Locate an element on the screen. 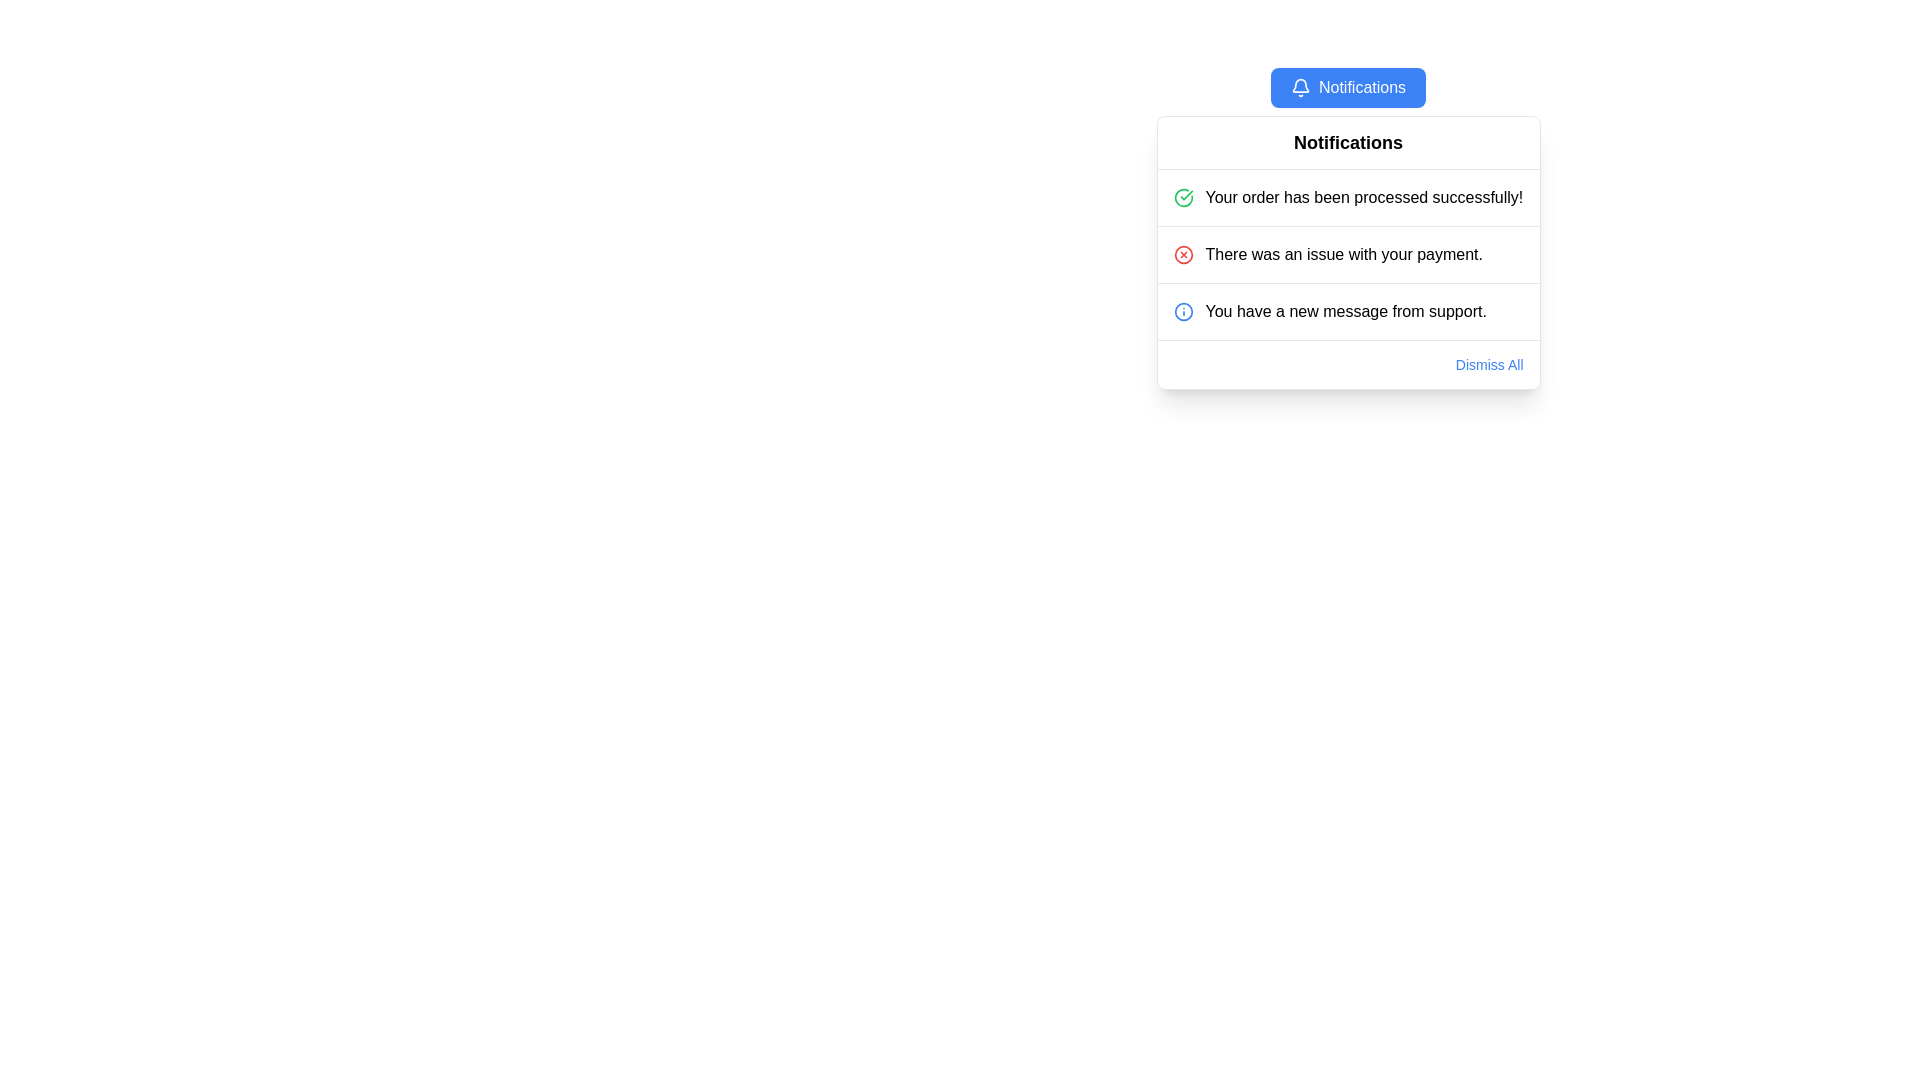 The width and height of the screenshot is (1920, 1080). the 'Dismiss All' link in the bottom-right corner of the notification box is located at coordinates (1489, 365).